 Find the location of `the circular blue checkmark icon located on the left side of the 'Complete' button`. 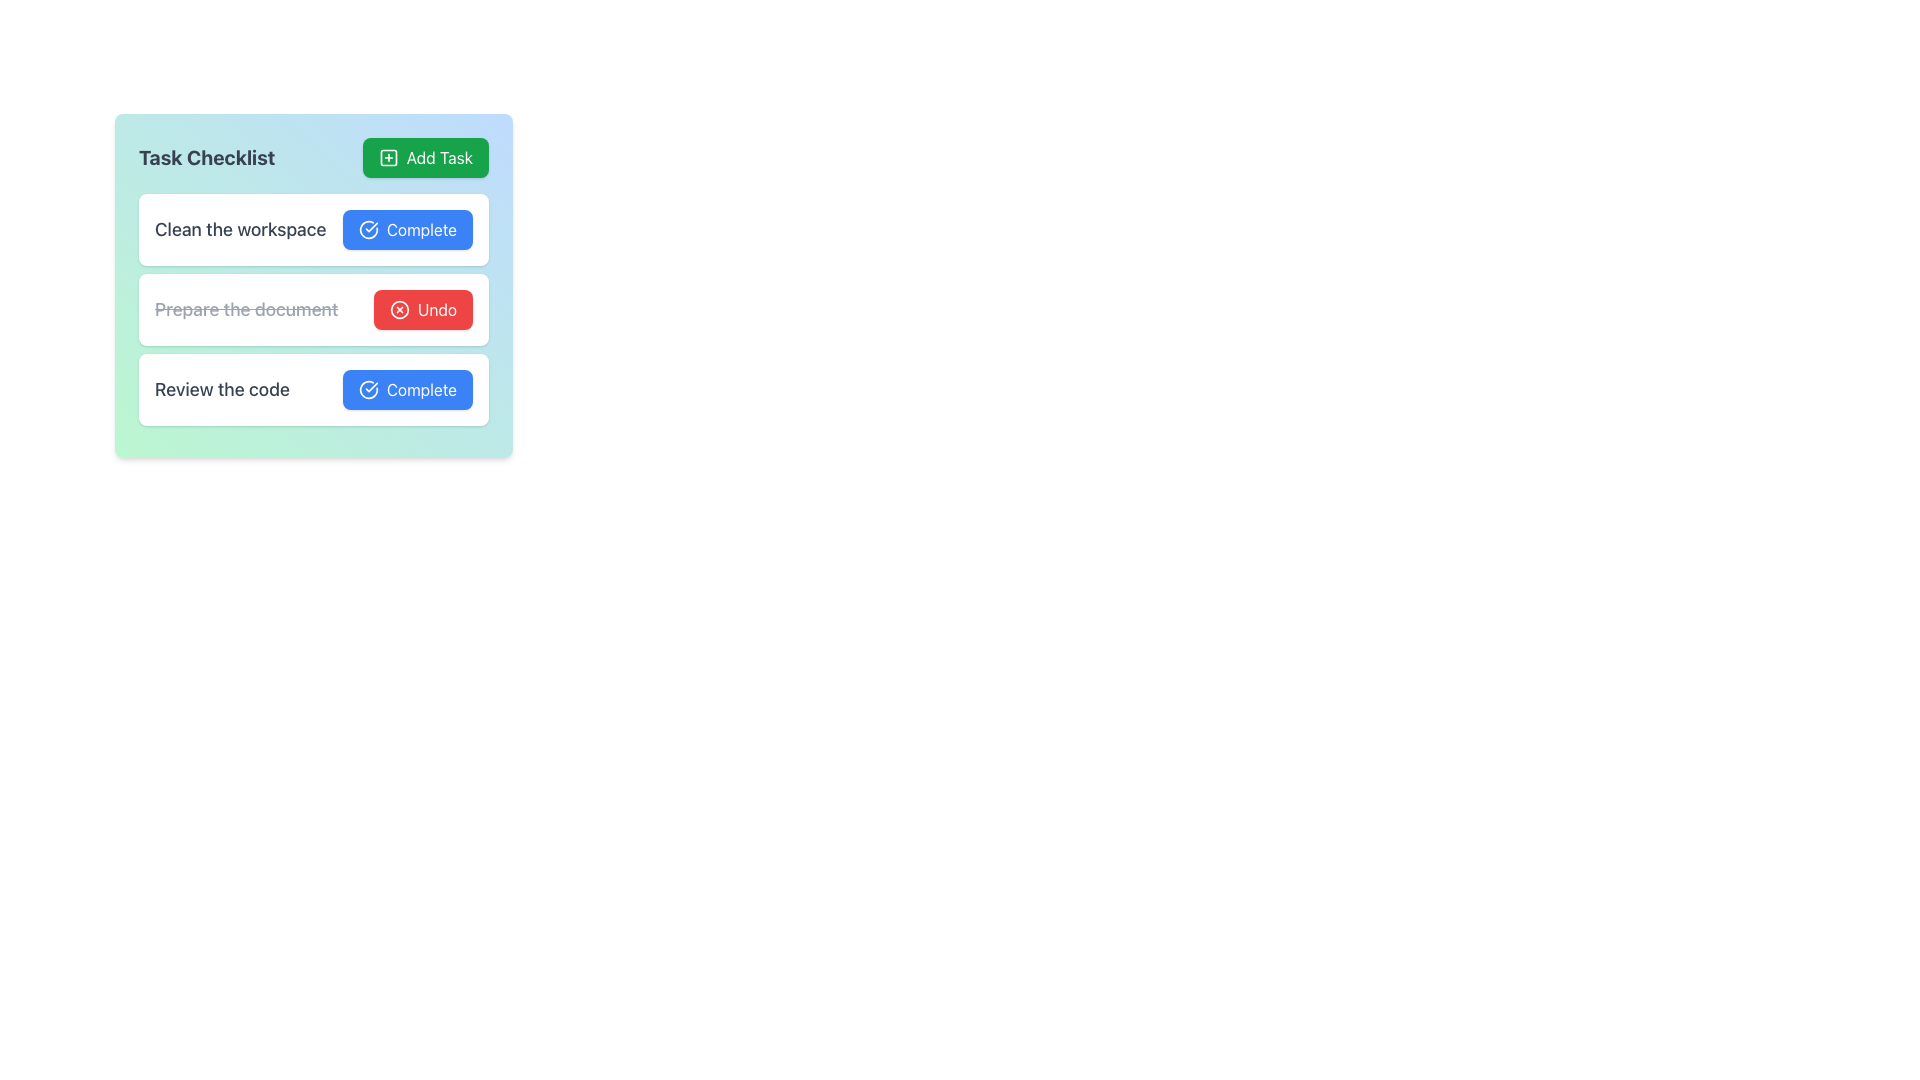

the circular blue checkmark icon located on the left side of the 'Complete' button is located at coordinates (368, 389).